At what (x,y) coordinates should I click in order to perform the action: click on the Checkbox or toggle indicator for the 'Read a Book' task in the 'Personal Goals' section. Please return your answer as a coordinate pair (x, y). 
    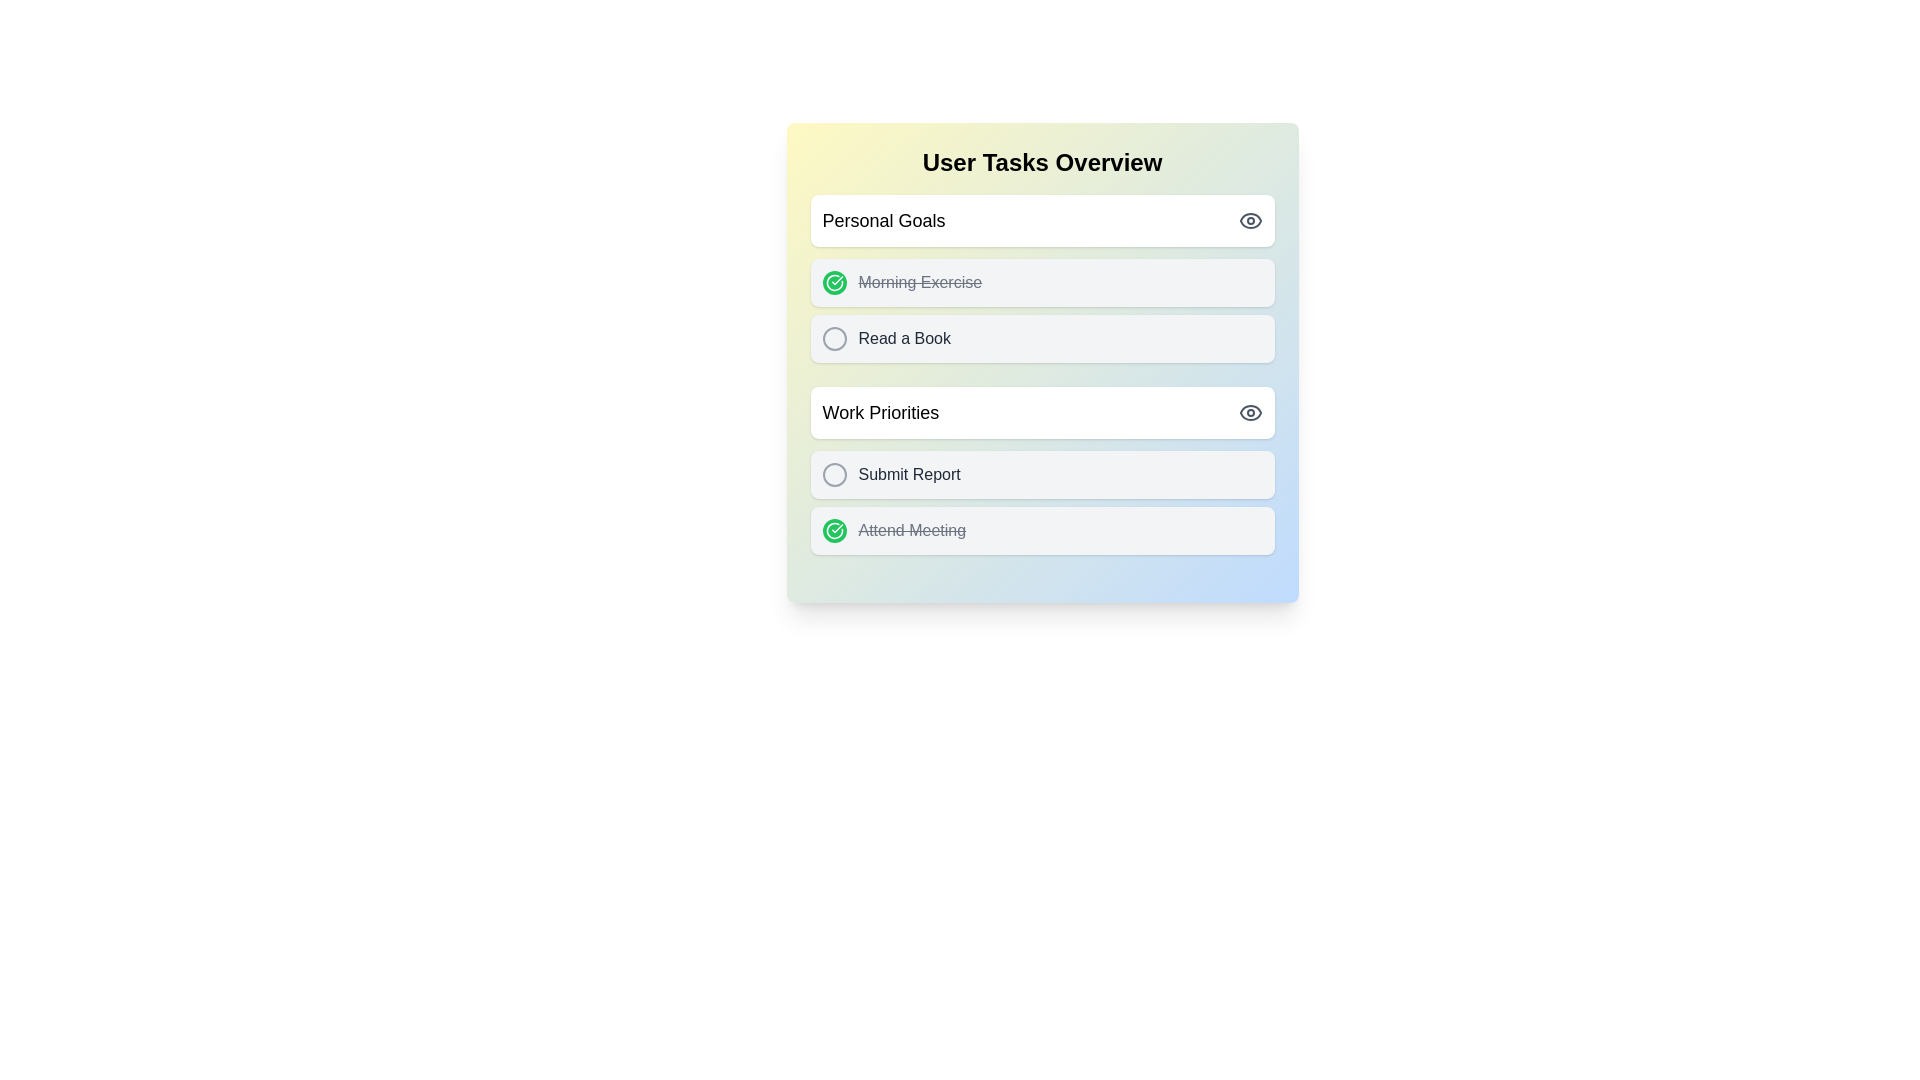
    Looking at the image, I should click on (834, 338).